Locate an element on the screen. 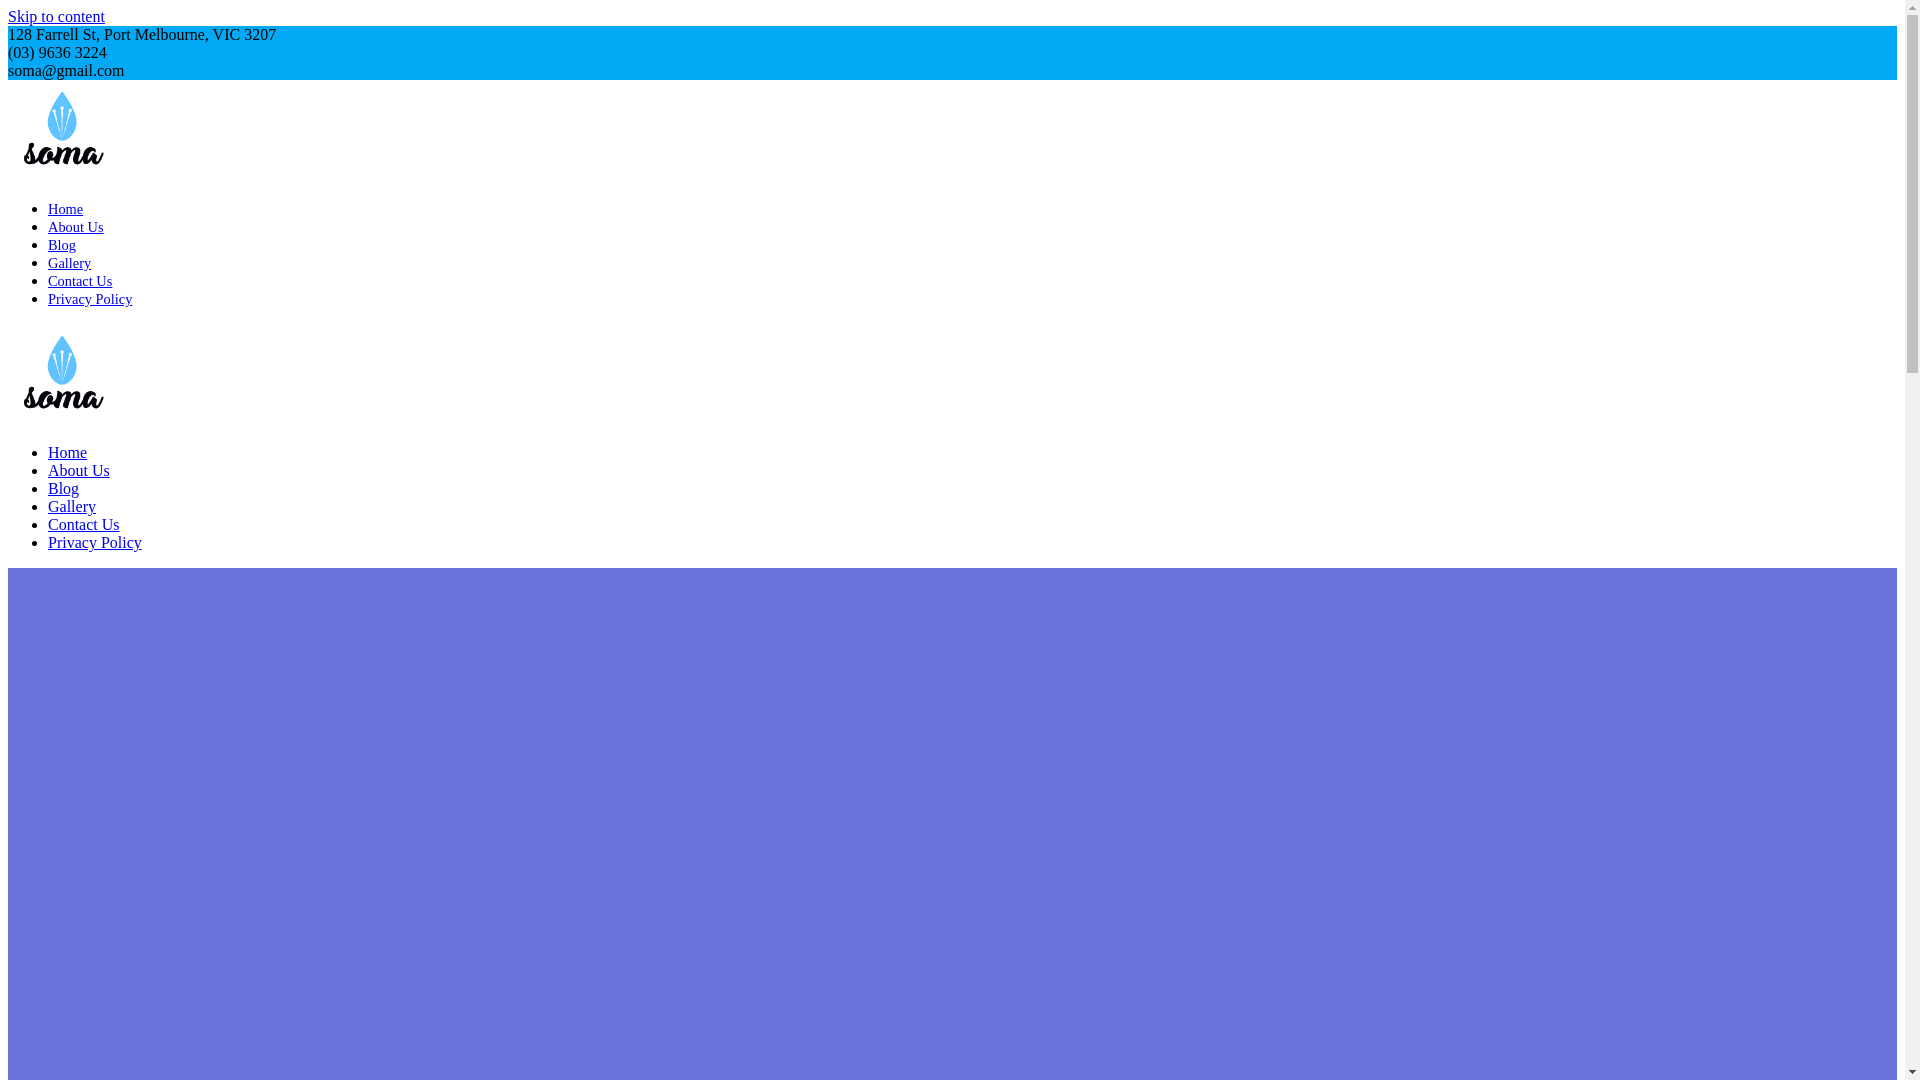 The height and width of the screenshot is (1080, 1920). 'Privacy Policy' is located at coordinates (89, 299).